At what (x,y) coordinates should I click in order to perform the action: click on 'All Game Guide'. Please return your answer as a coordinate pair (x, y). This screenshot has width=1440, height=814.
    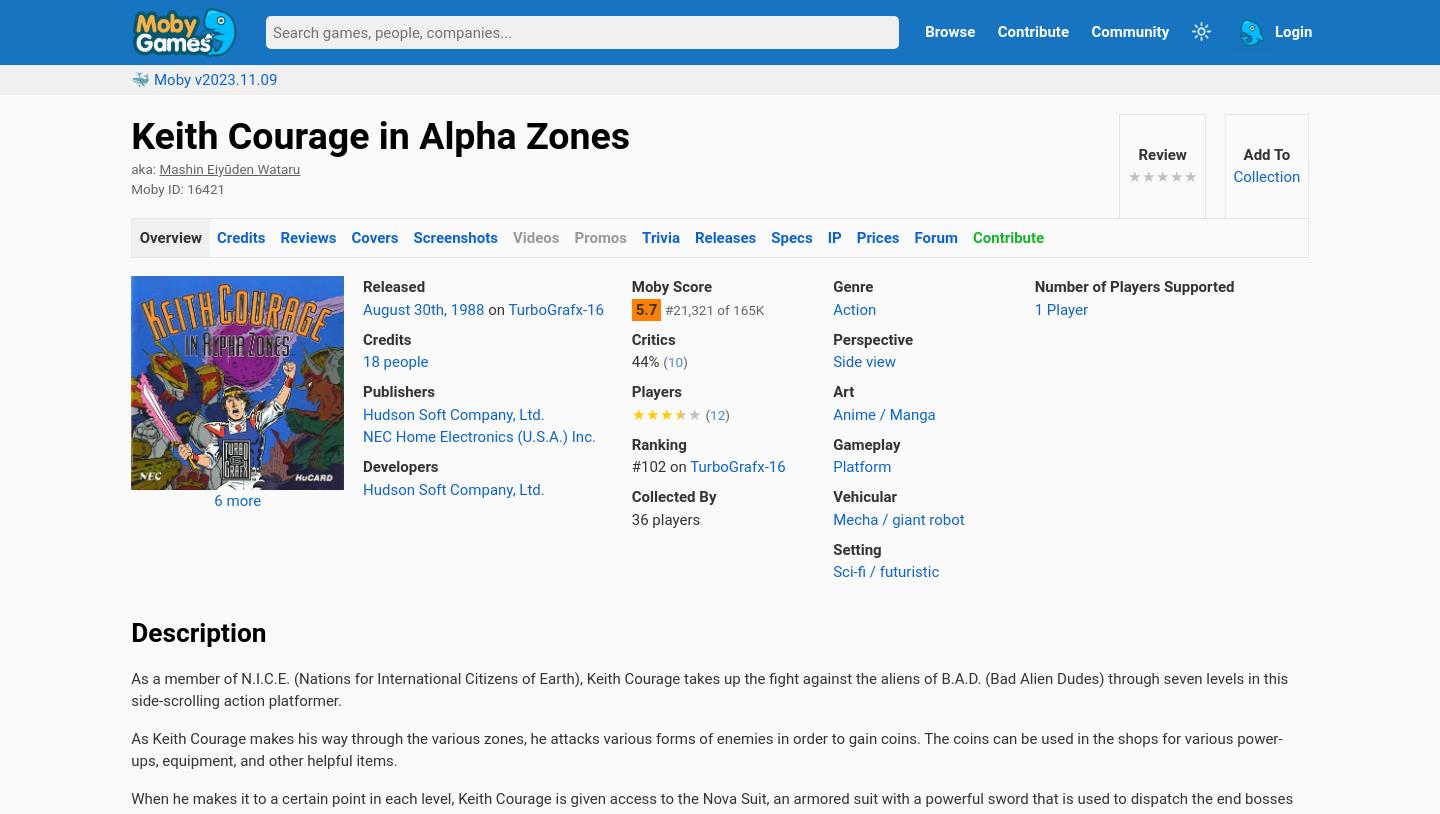
    Looking at the image, I should click on (182, 64).